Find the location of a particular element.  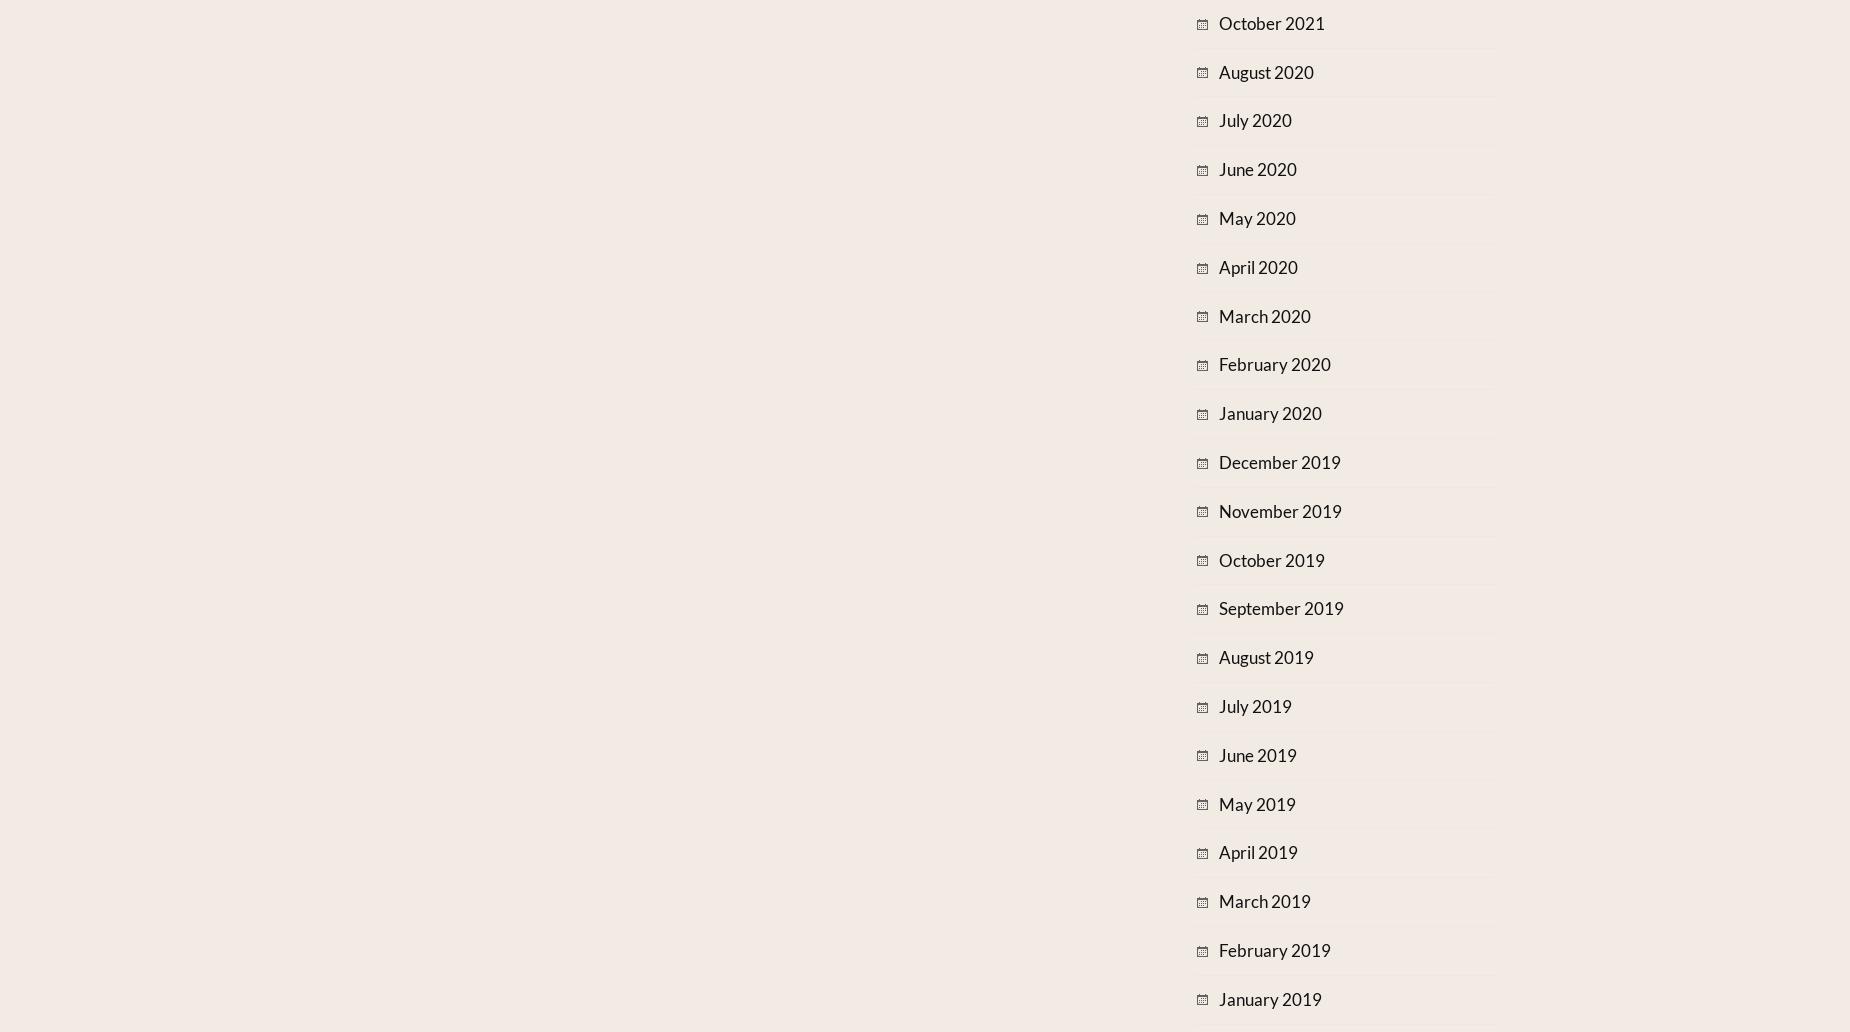

'October 2021' is located at coordinates (1217, 22).